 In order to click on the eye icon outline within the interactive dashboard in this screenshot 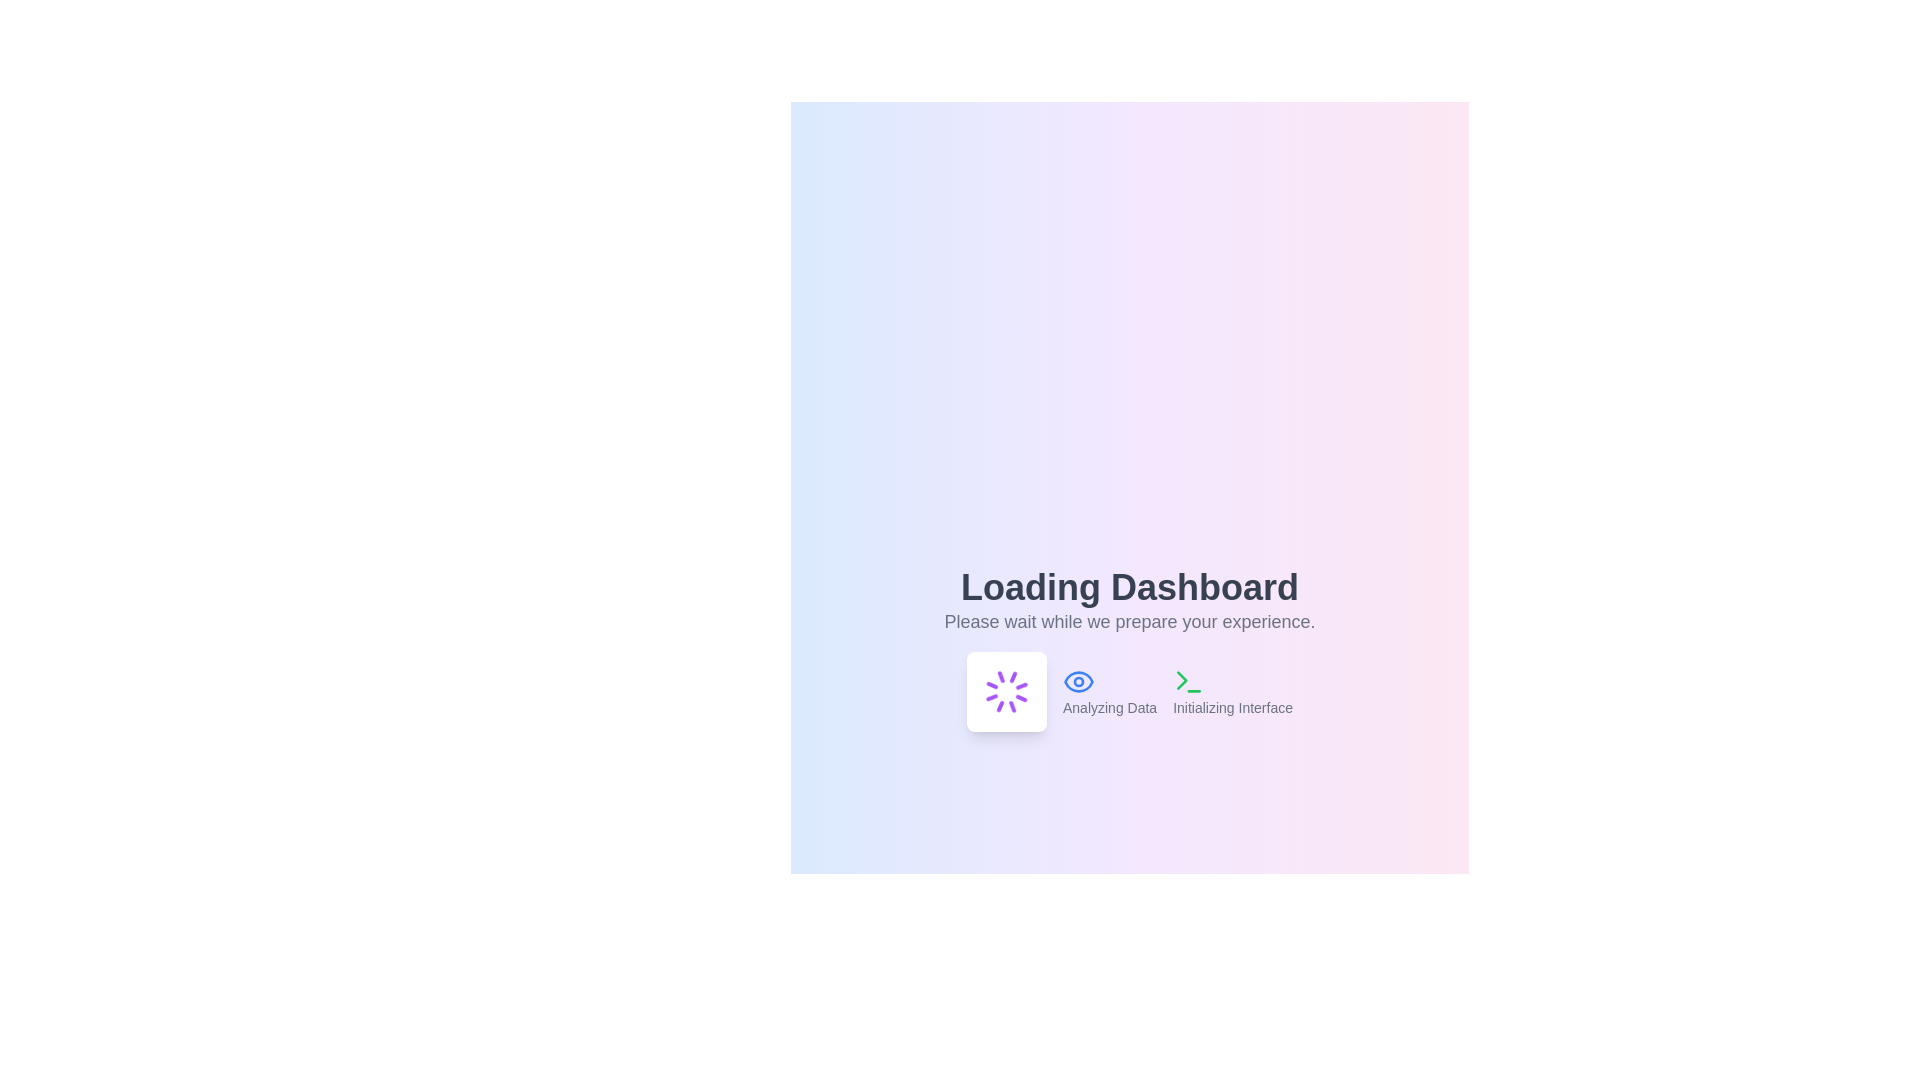, I will do `click(1078, 681)`.